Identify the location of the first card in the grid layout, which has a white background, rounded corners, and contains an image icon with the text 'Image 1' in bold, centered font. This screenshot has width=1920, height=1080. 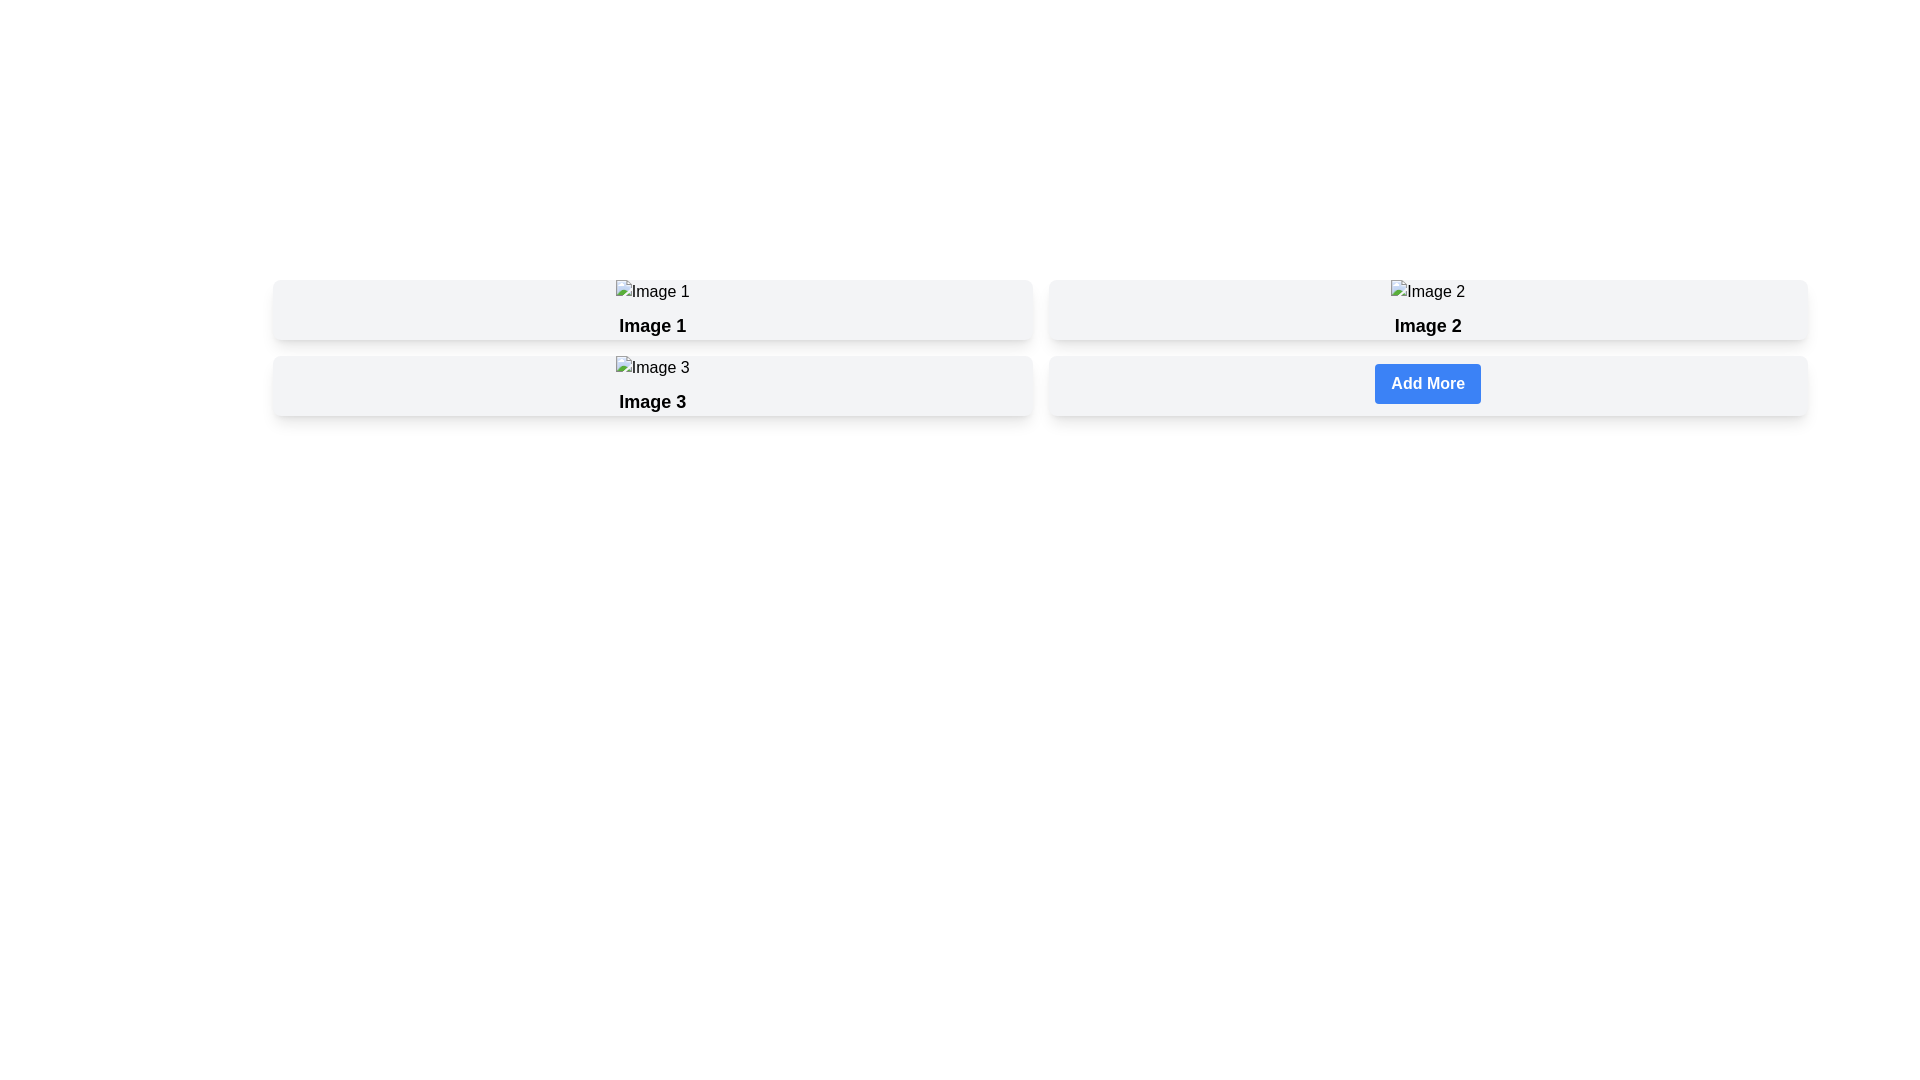
(652, 309).